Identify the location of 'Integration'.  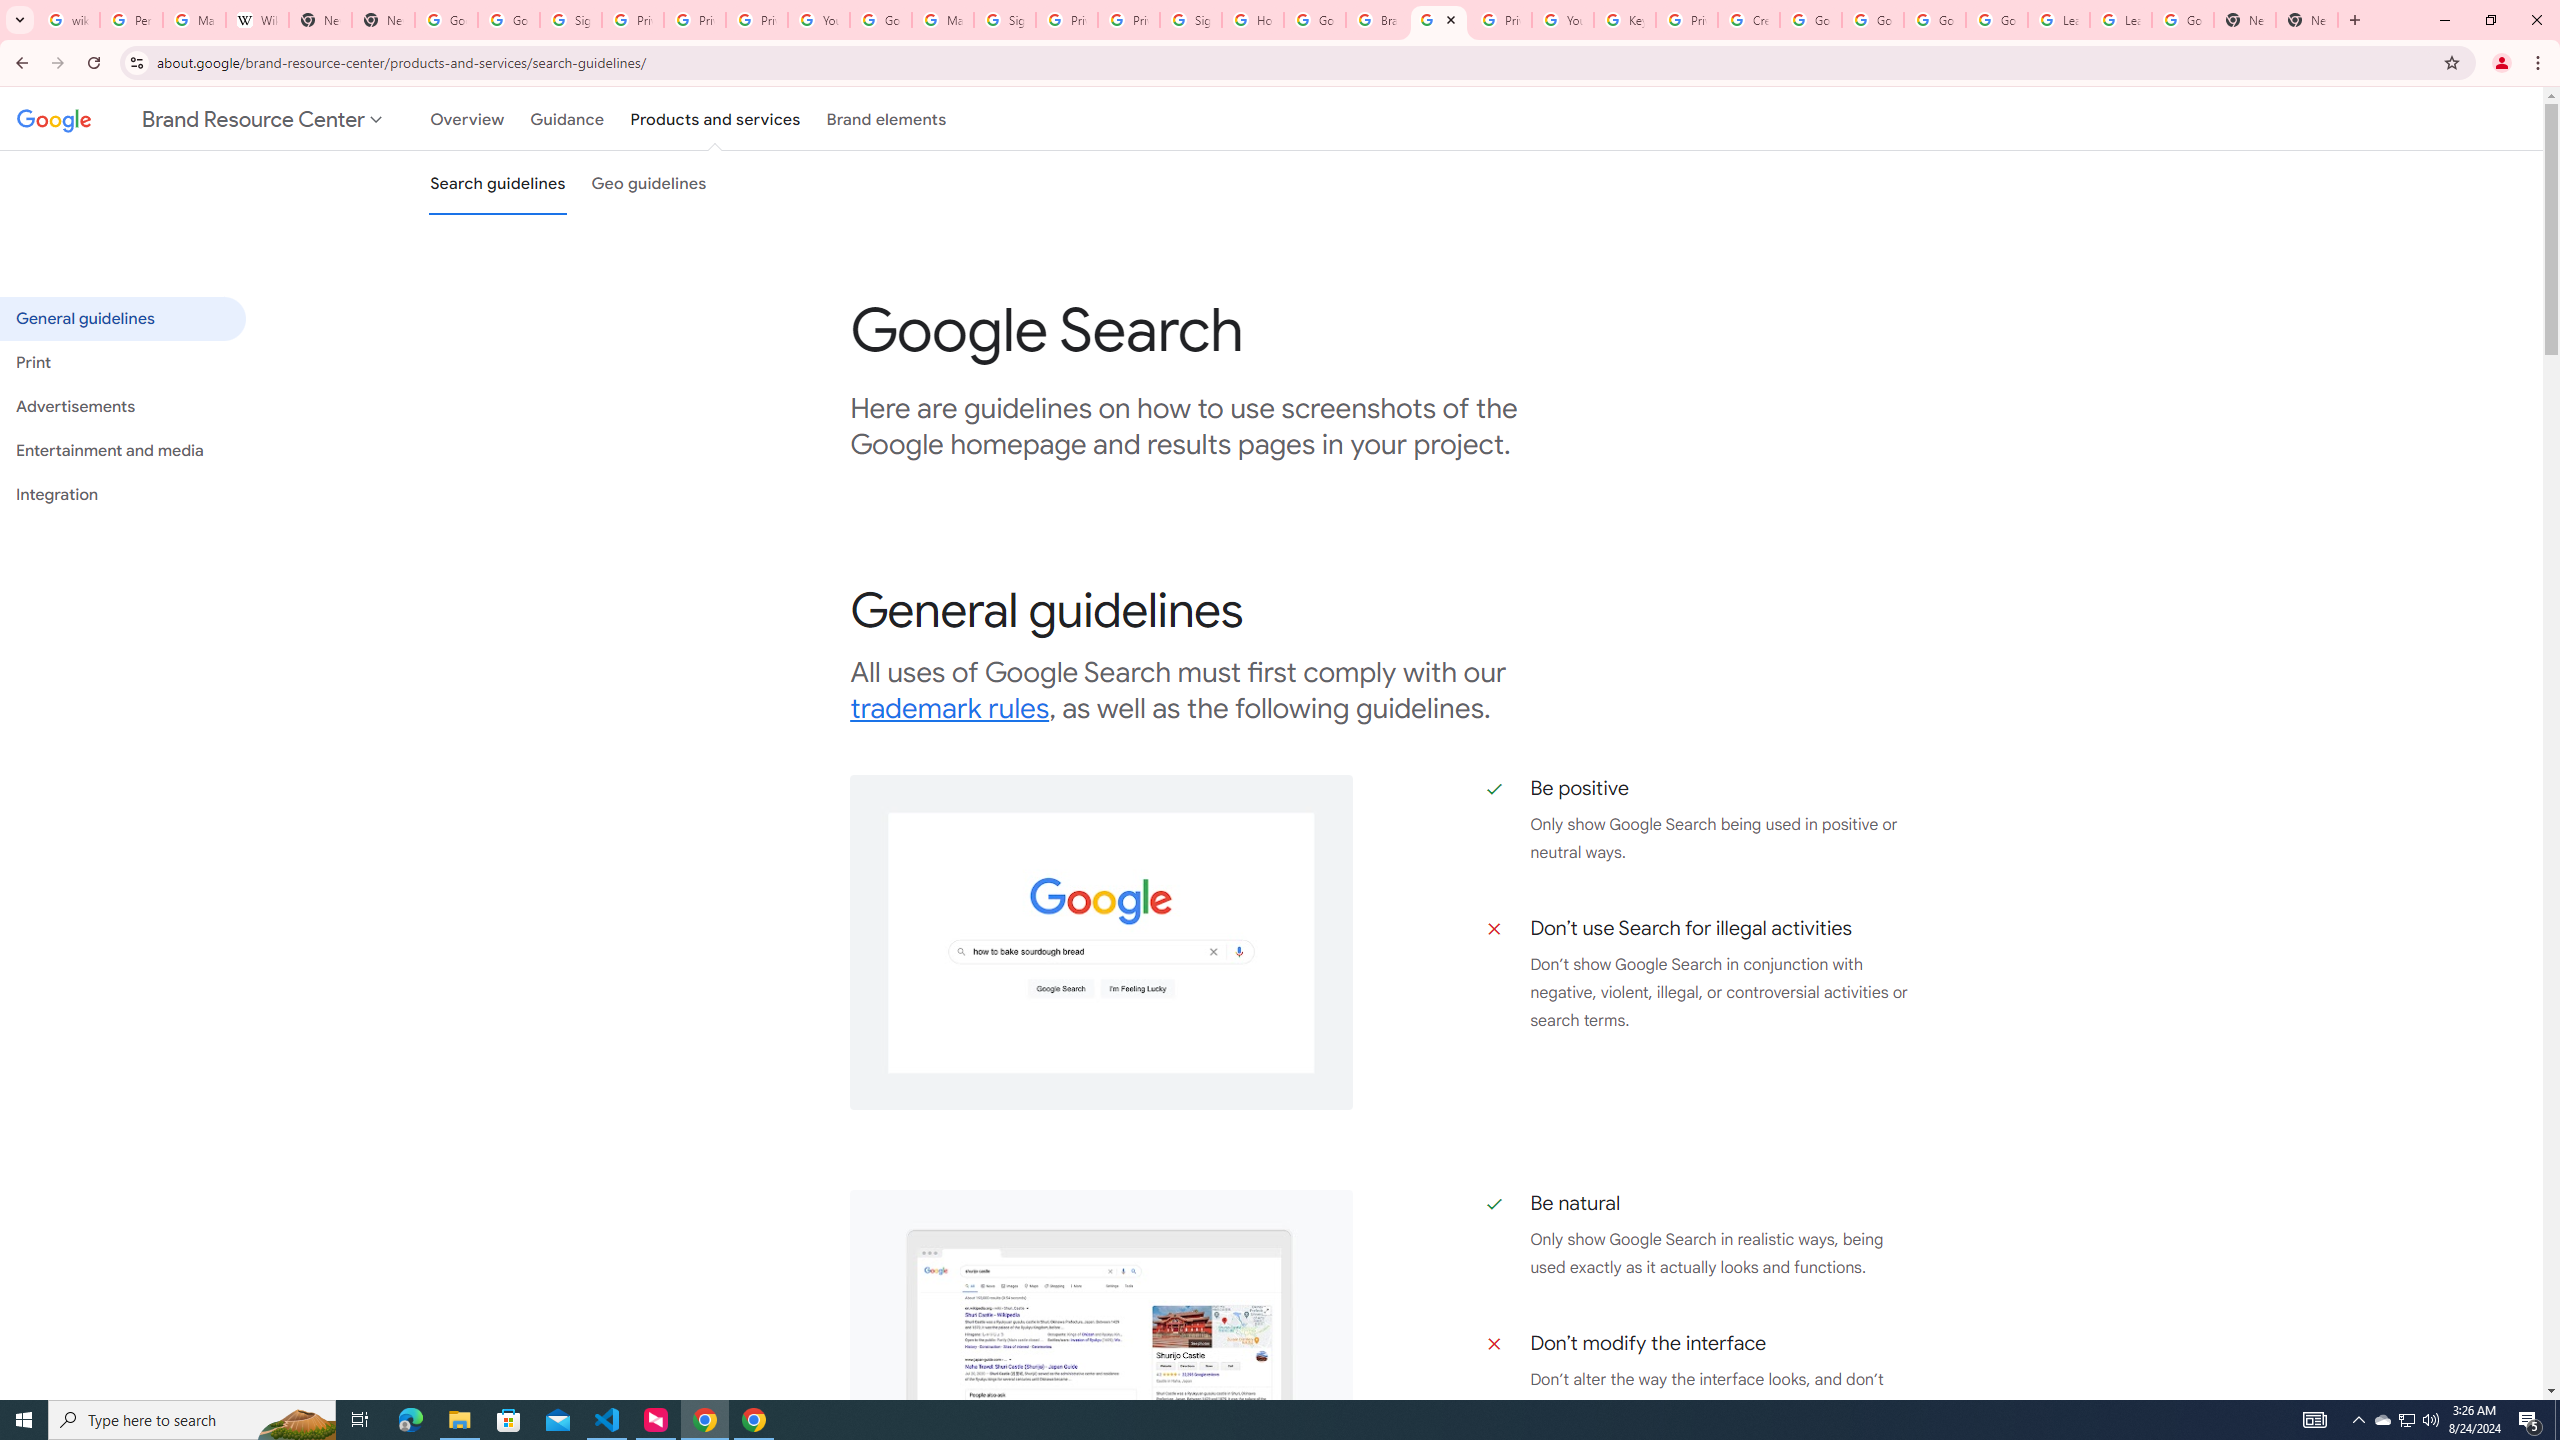
(122, 494).